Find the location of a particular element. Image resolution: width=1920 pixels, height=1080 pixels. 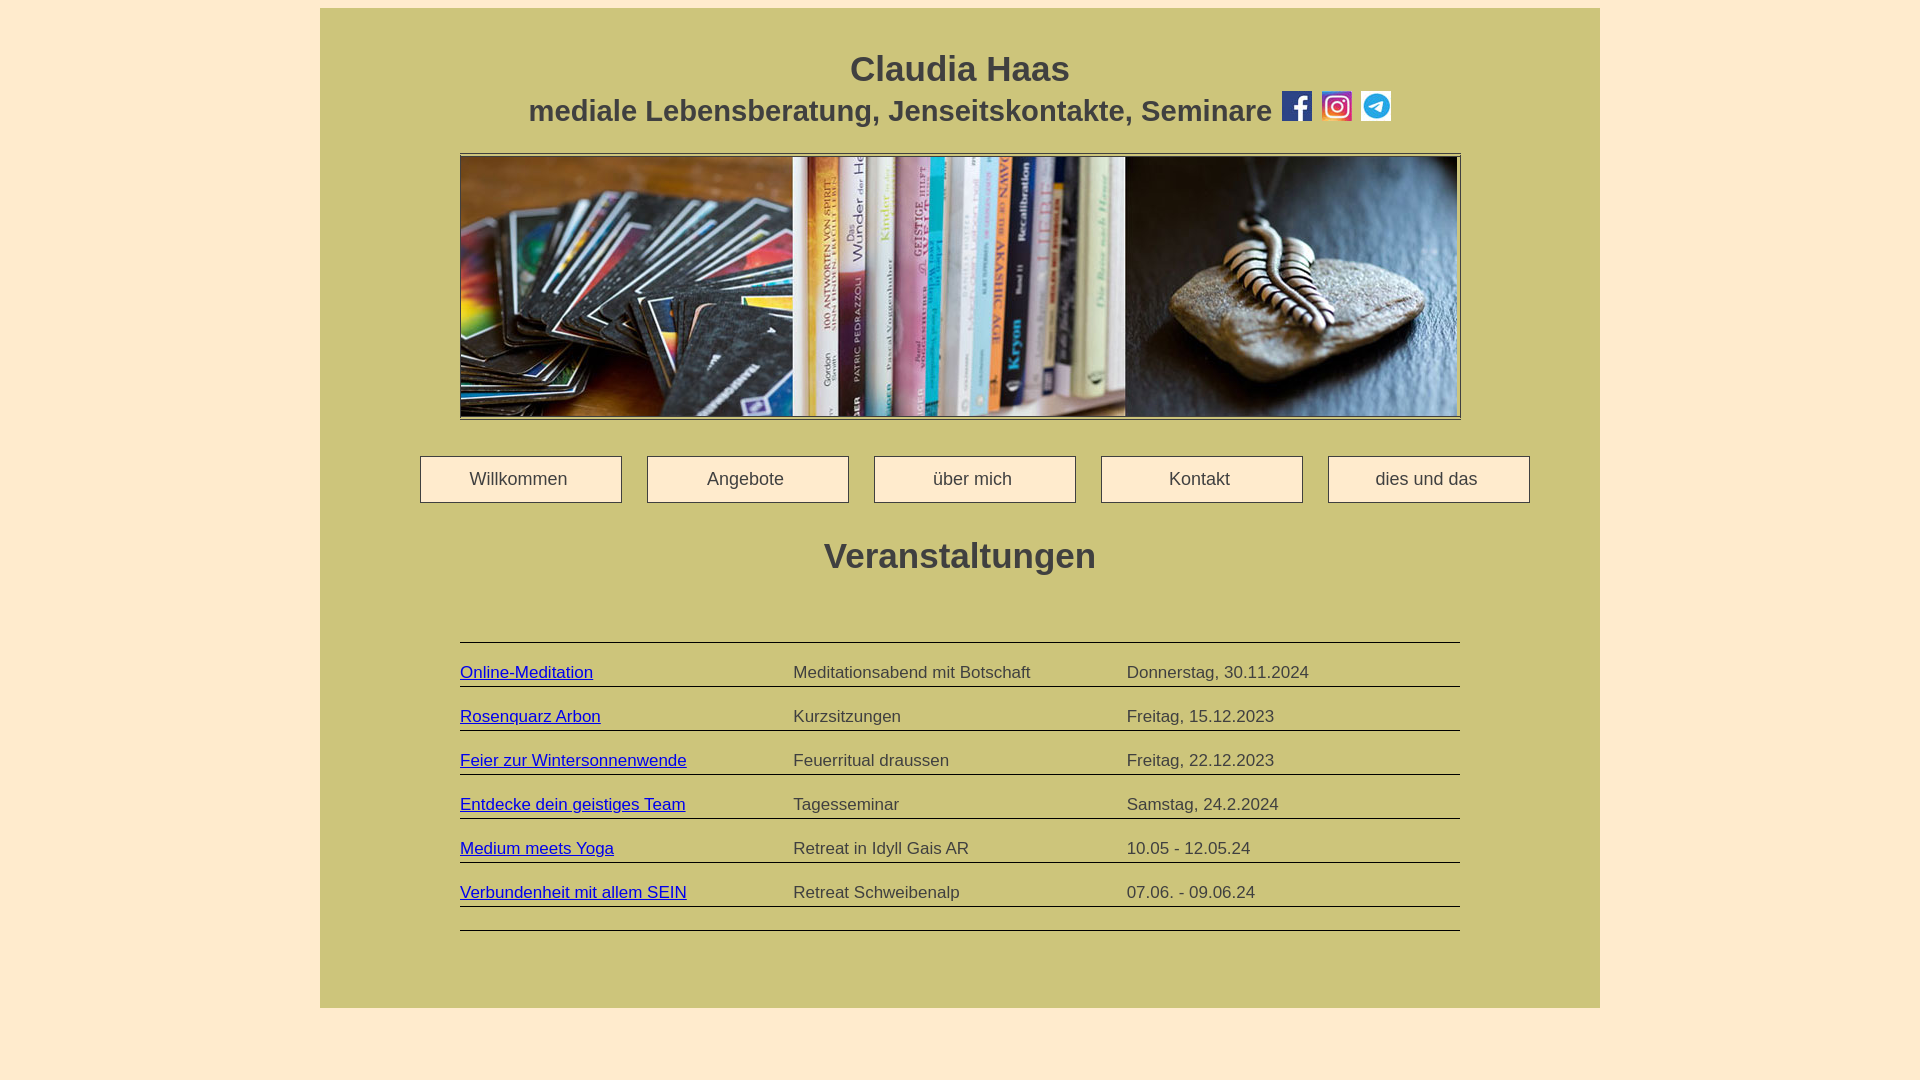

'Verbundenheit mit allem SEIN' is located at coordinates (572, 891).